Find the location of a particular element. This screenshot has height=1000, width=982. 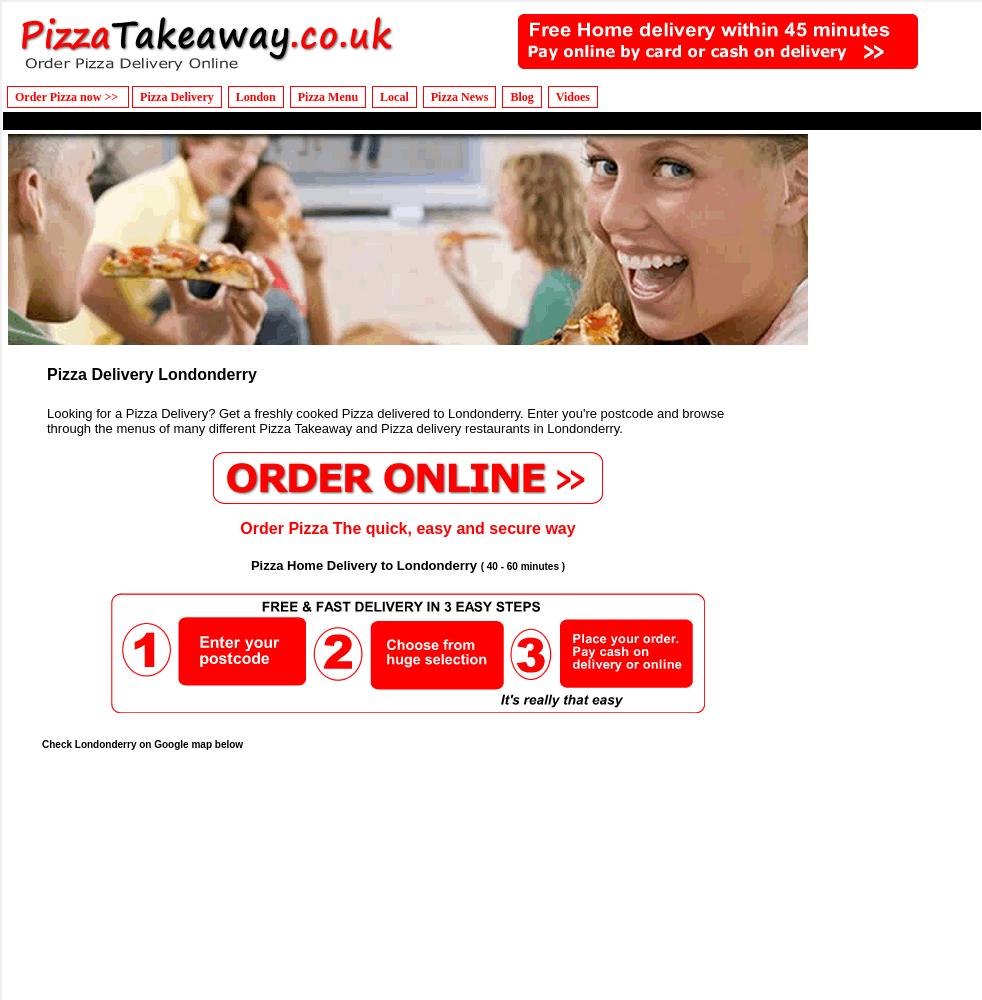

'Pizza 
                          Delivery Londonderry' is located at coordinates (150, 373).